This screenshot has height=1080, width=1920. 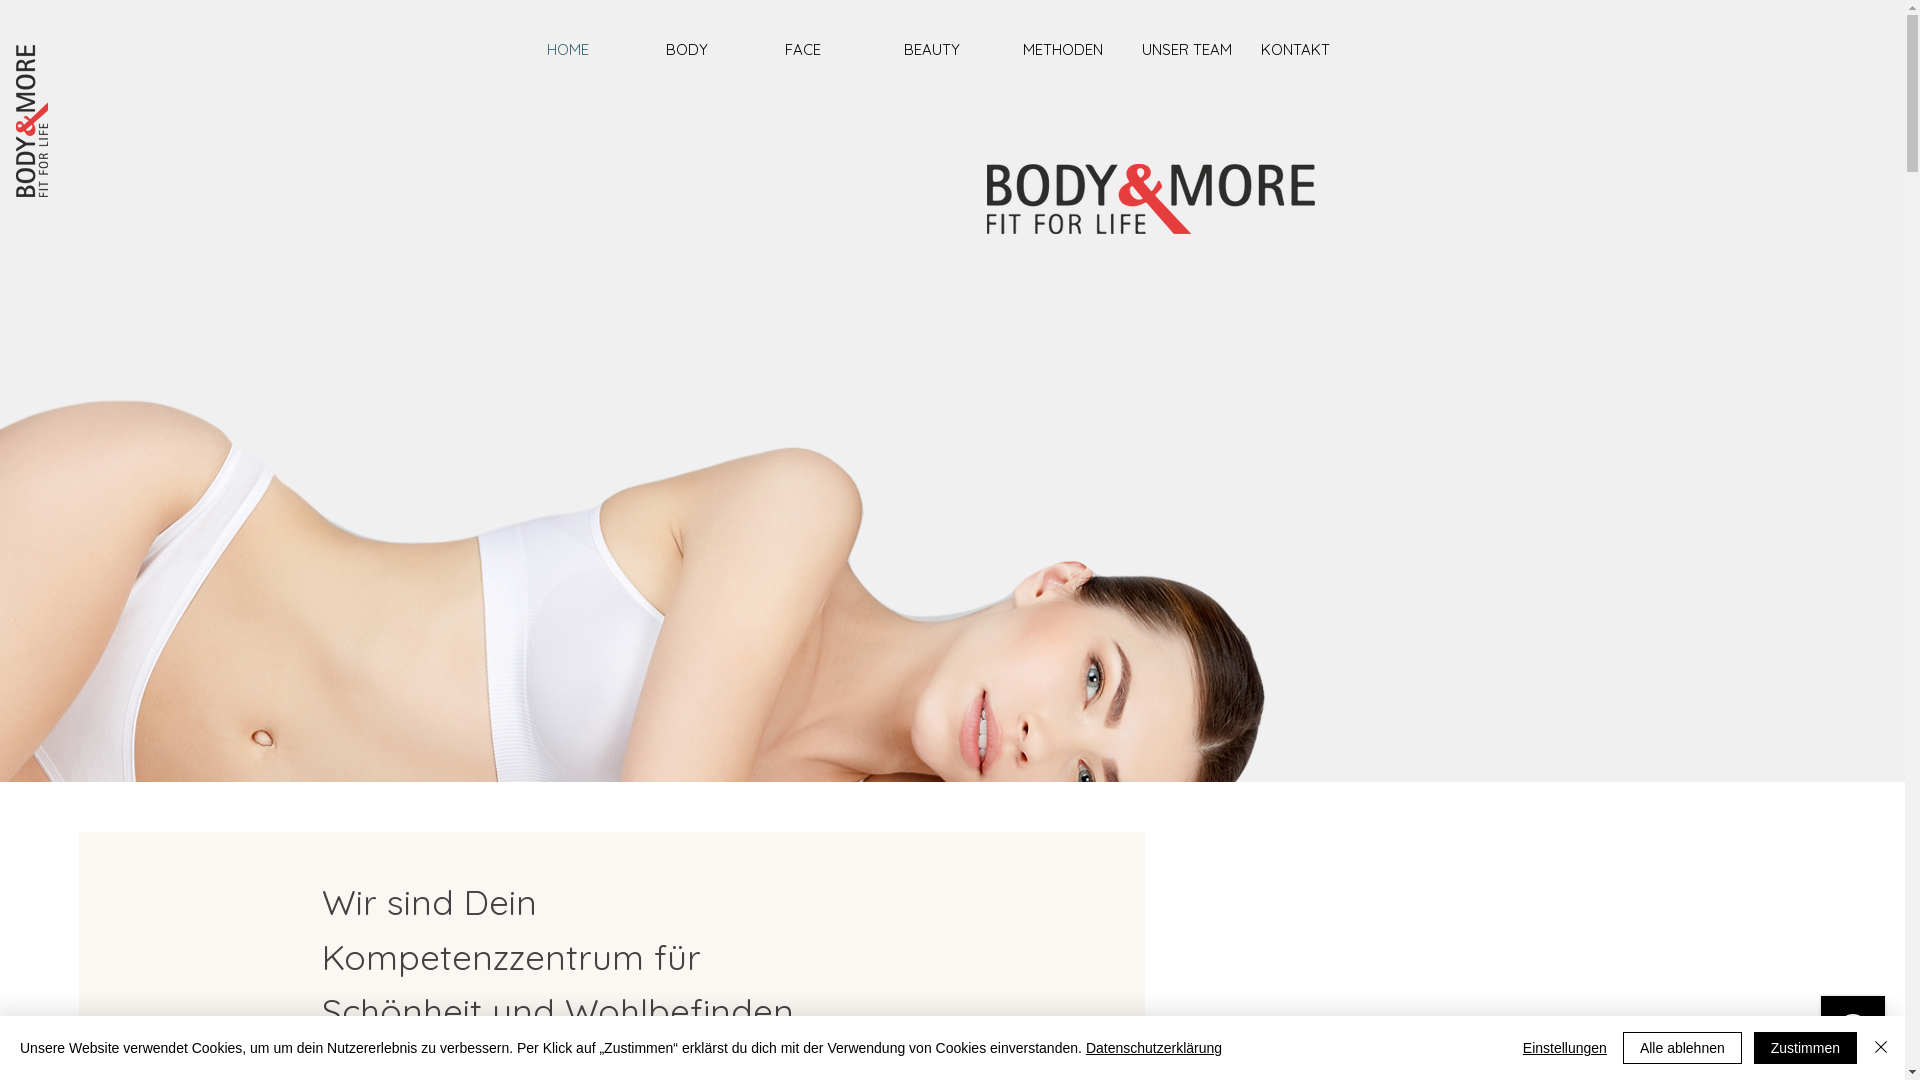 I want to click on 'BEAUTY', so click(x=952, y=49).